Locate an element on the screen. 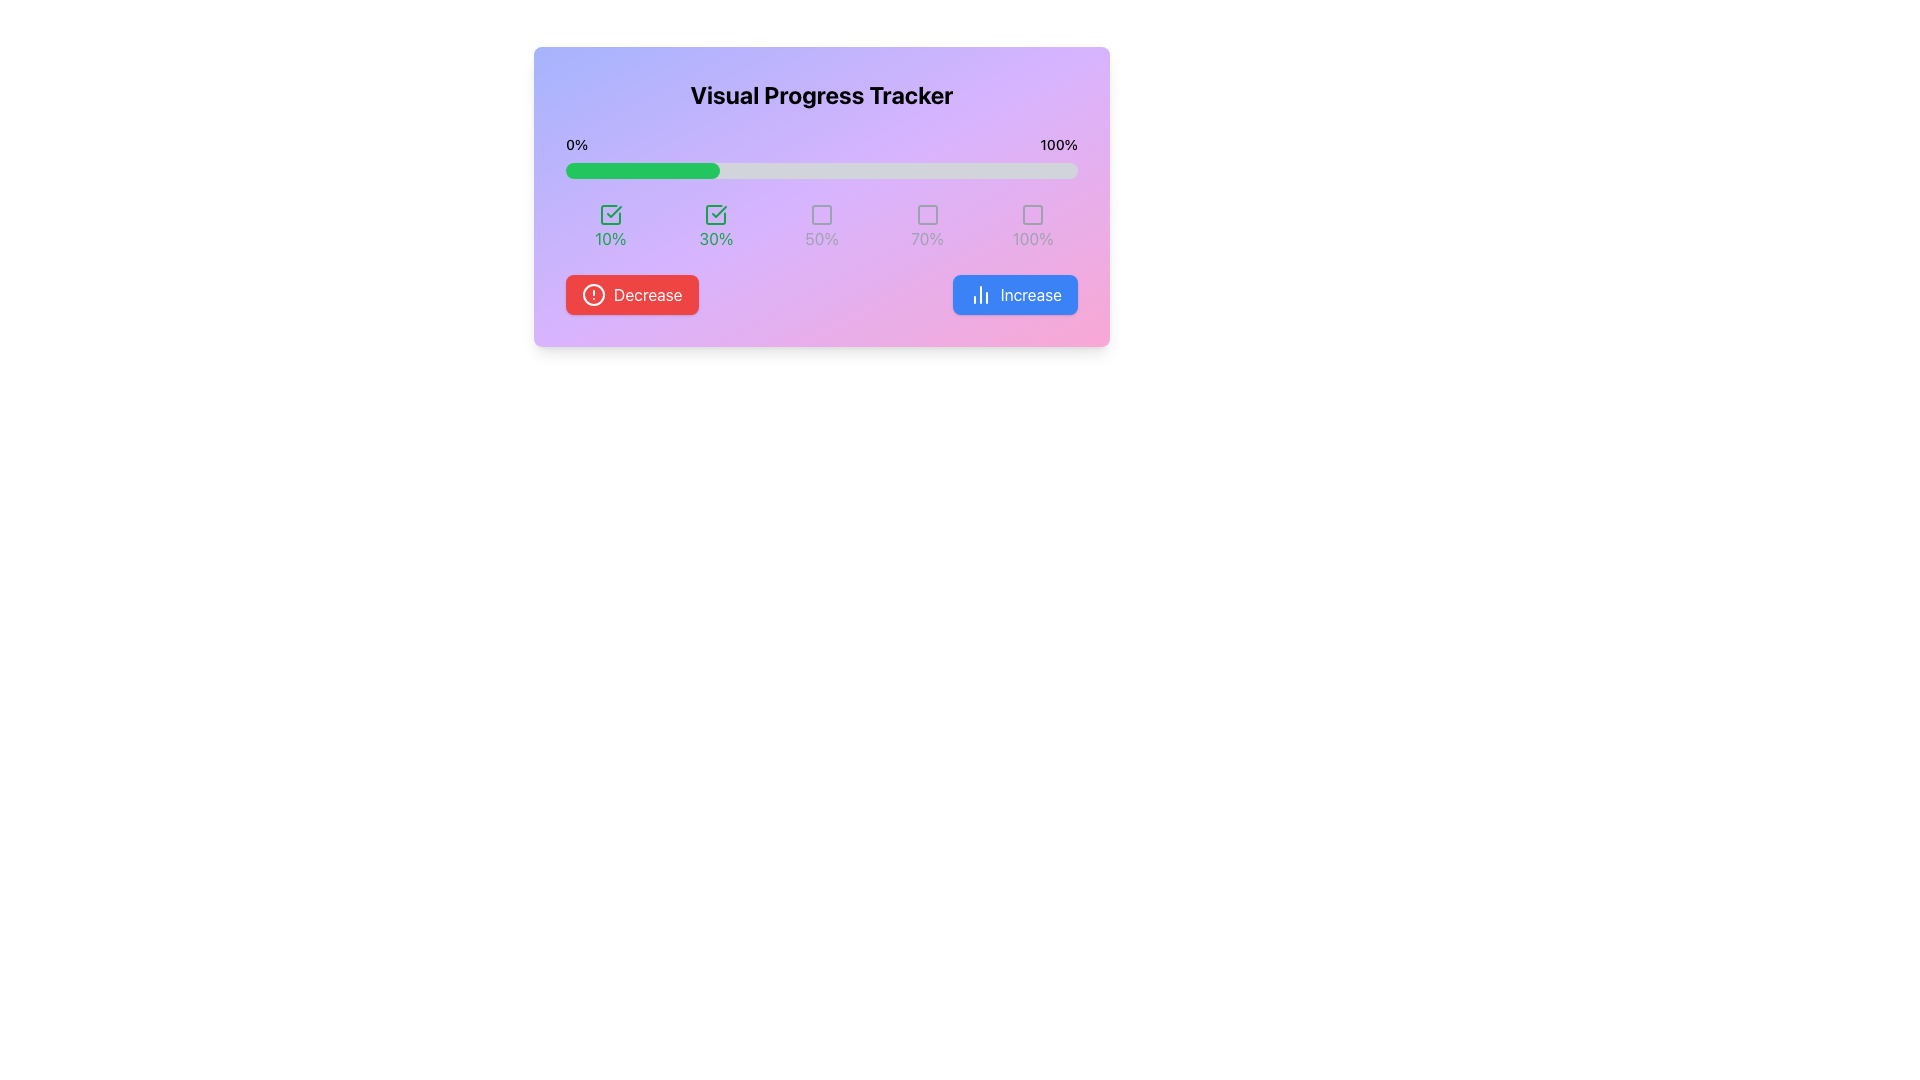 The image size is (1920, 1080). the progress level is located at coordinates (1001, 169).